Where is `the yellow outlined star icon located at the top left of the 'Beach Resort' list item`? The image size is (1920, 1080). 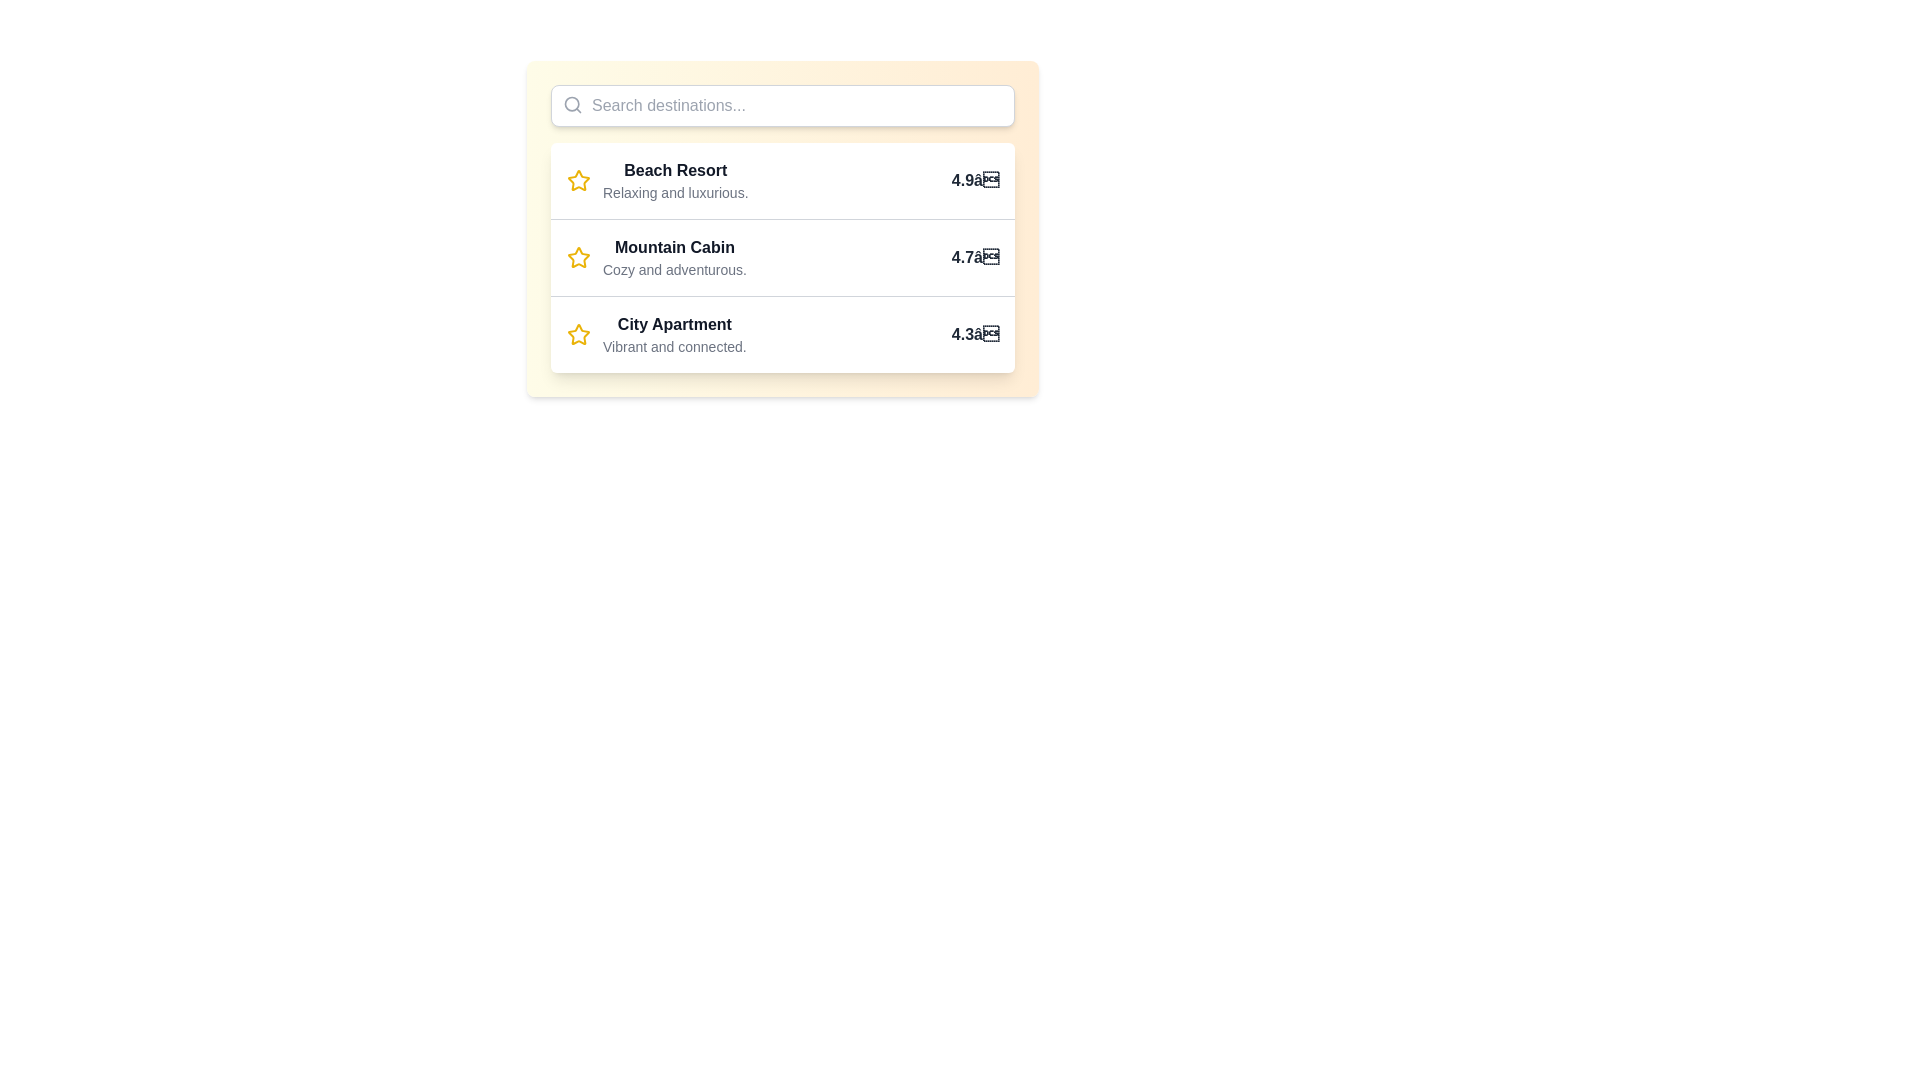
the yellow outlined star icon located at the top left of the 'Beach Resort' list item is located at coordinates (578, 181).